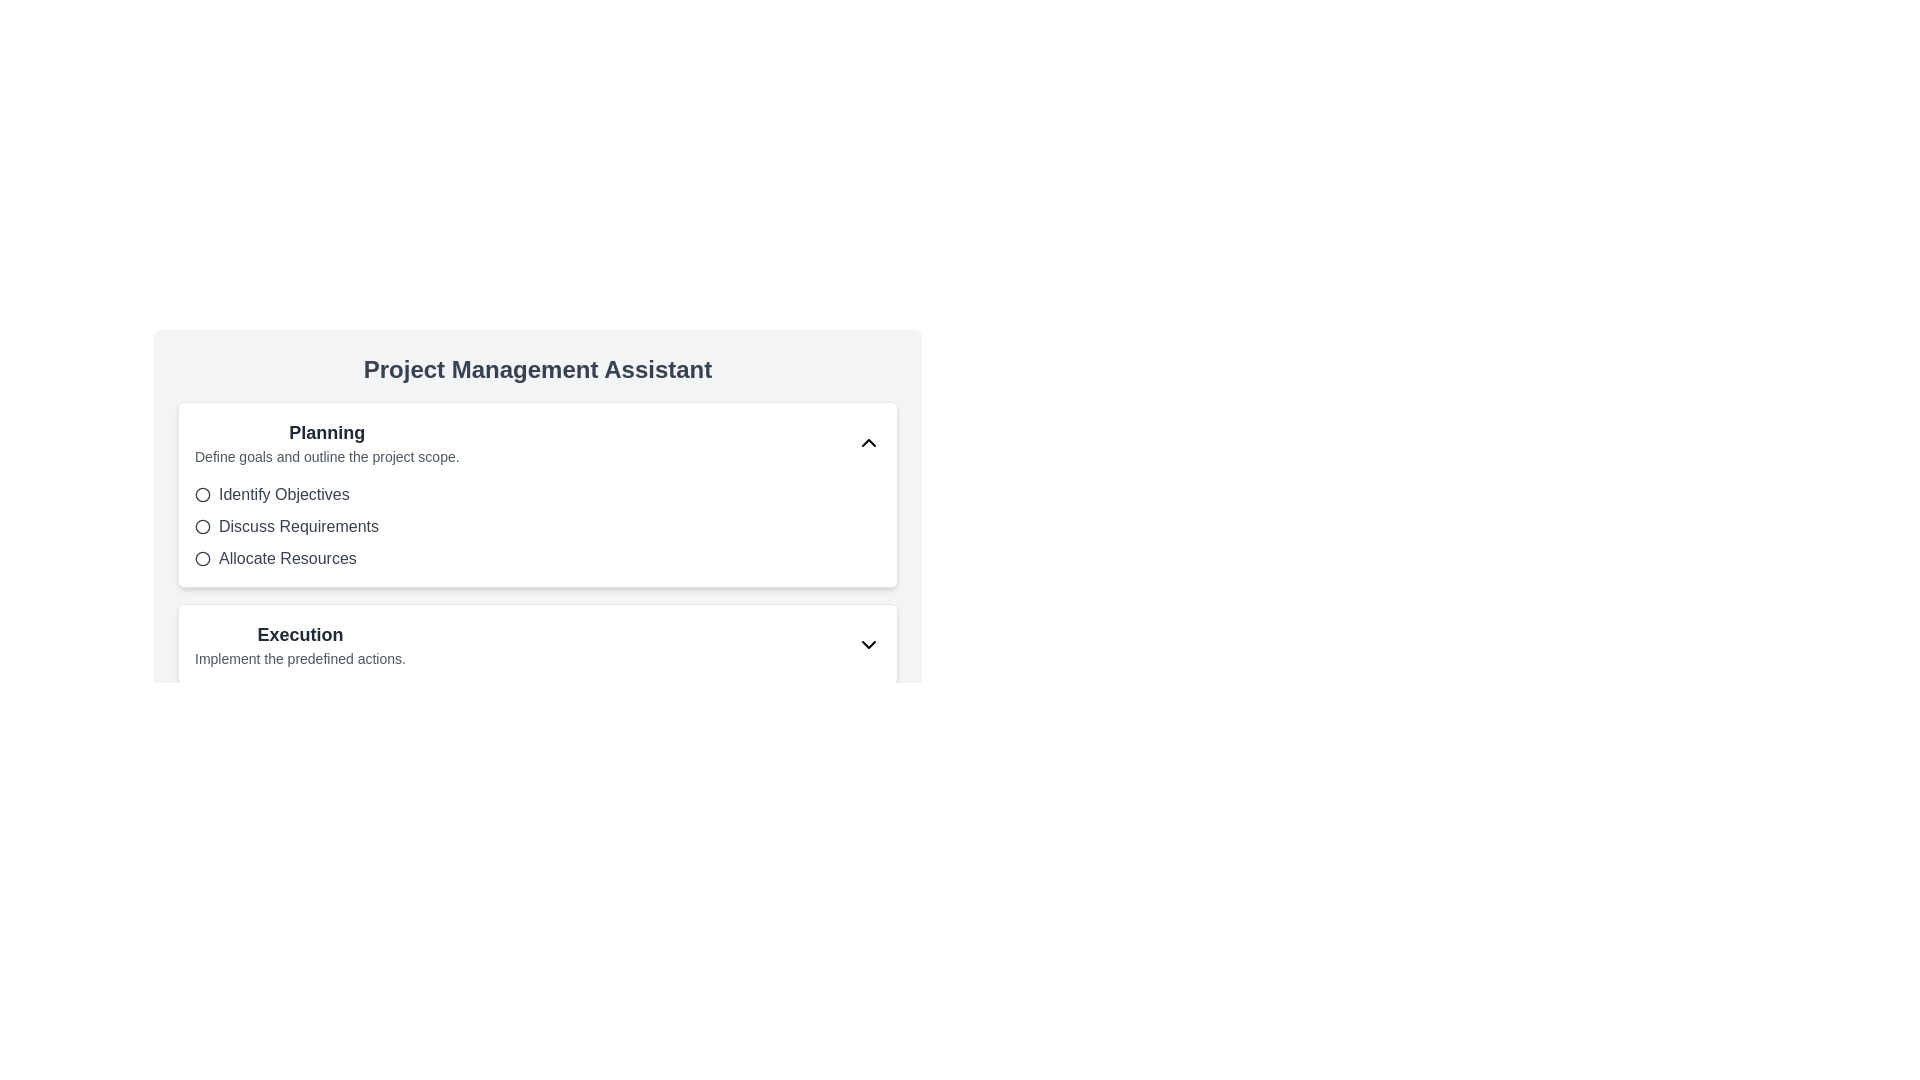 This screenshot has width=1920, height=1080. What do you see at coordinates (537, 494) in the screenshot?
I see `the first task item labeled 'Identify Objectives' in the 'Planning' section` at bounding box center [537, 494].